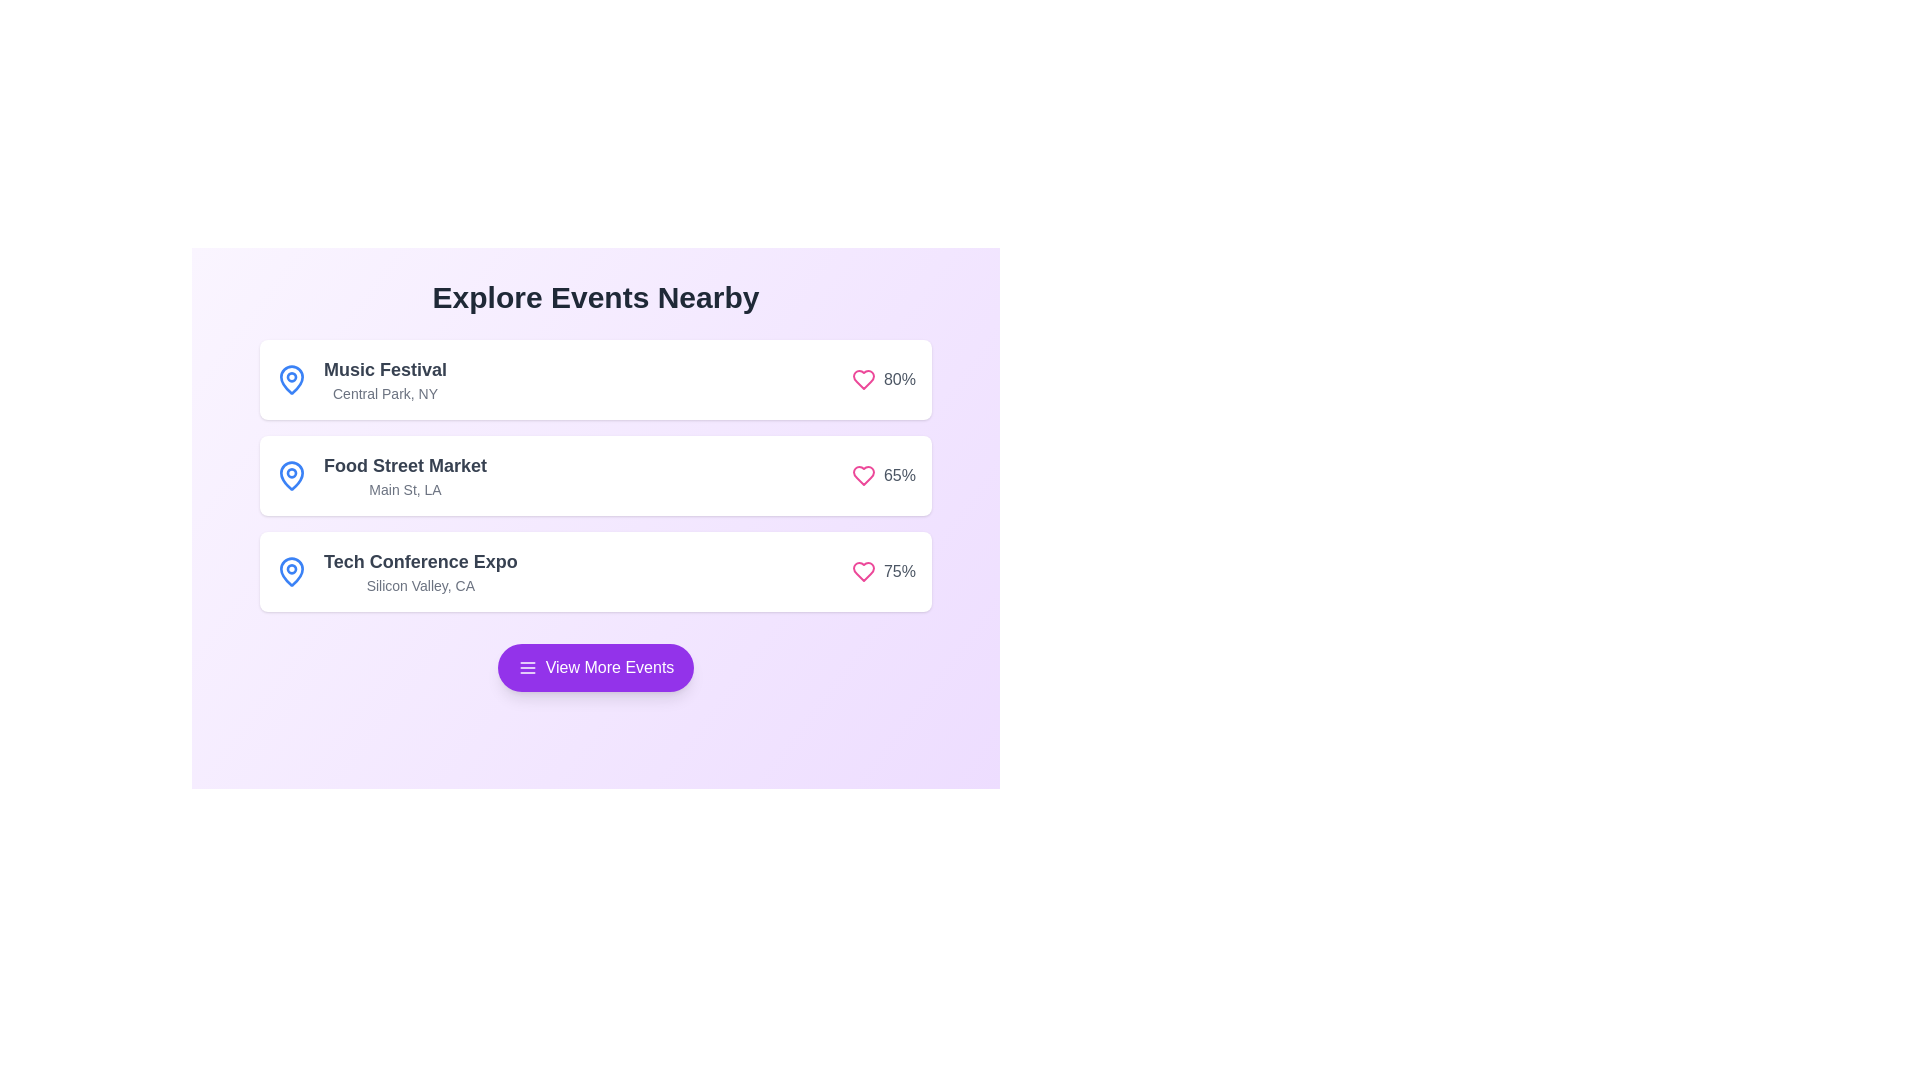 Image resolution: width=1920 pixels, height=1080 pixels. I want to click on text from the header label of the first event card in the 'Explore Events Nearby' section, located above 'Central Park, NY', so click(385, 370).